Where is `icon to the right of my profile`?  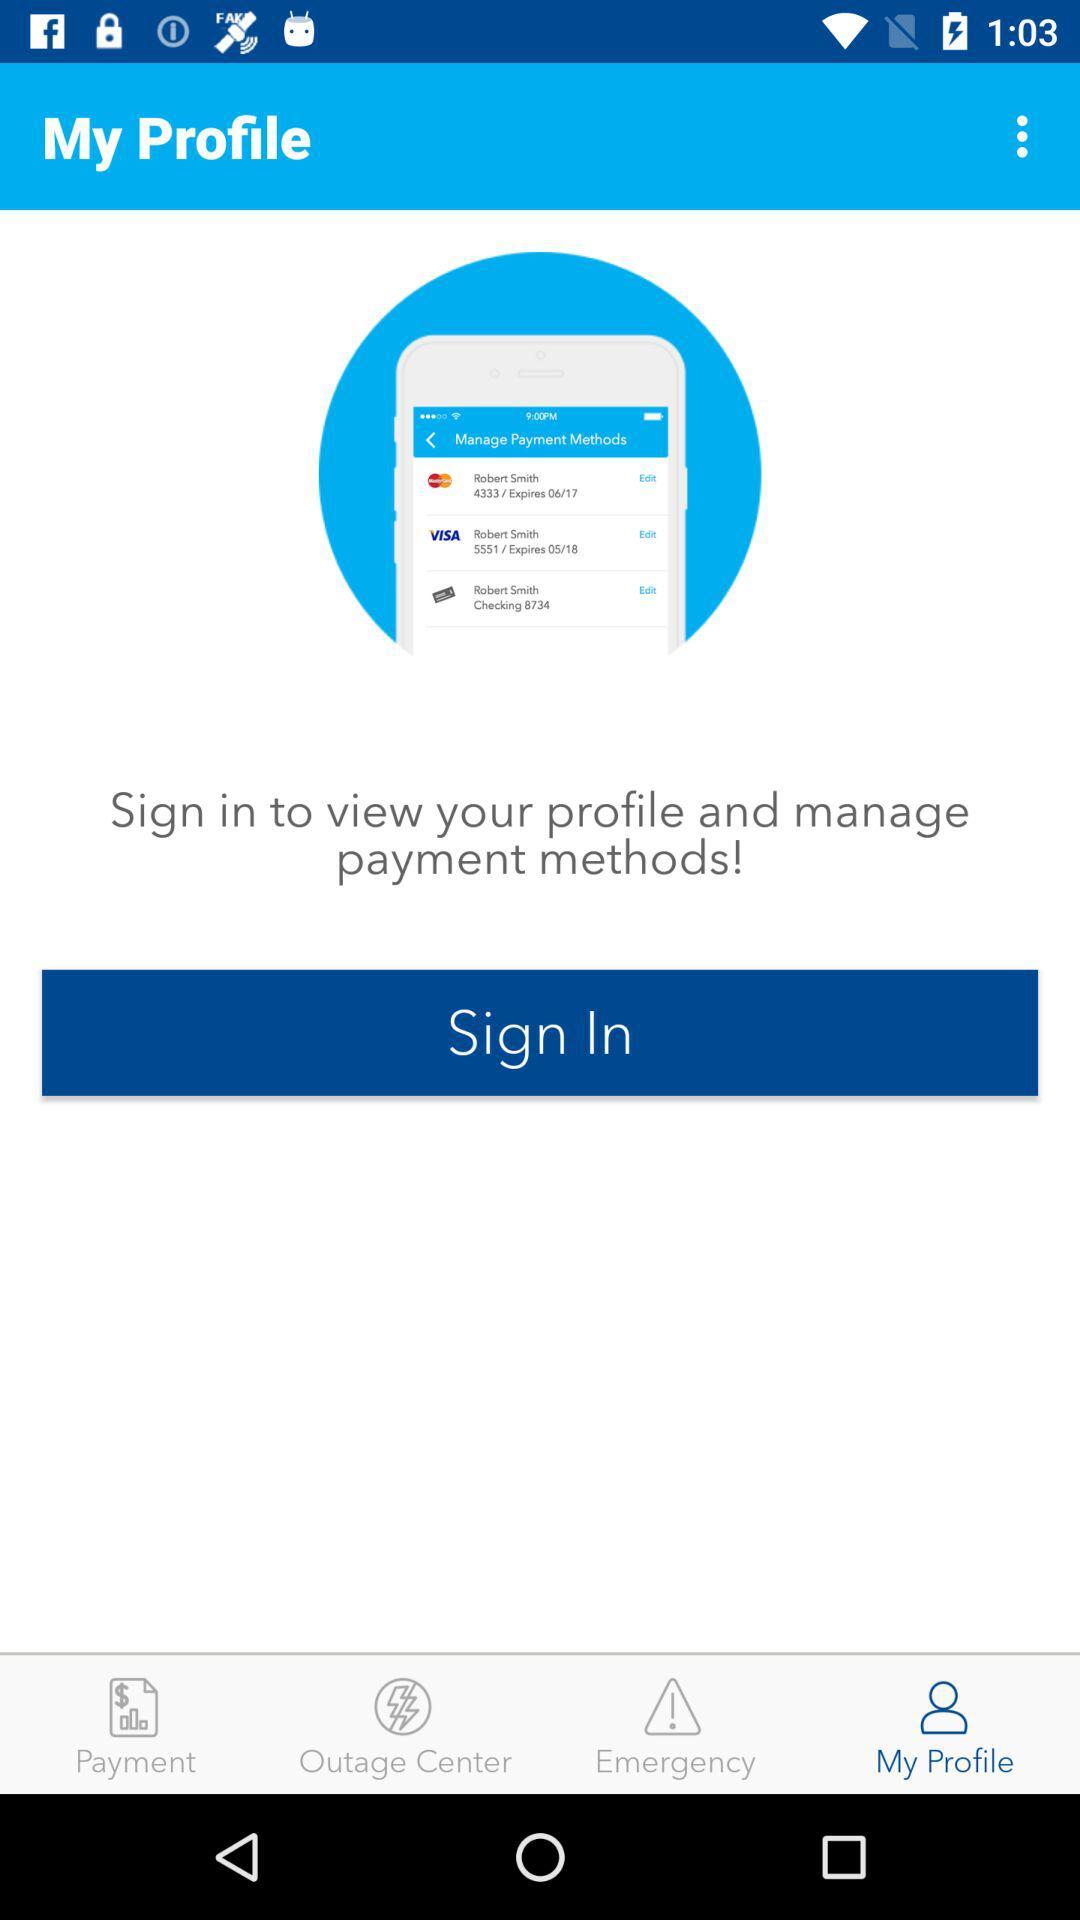 icon to the right of my profile is located at coordinates (1027, 135).